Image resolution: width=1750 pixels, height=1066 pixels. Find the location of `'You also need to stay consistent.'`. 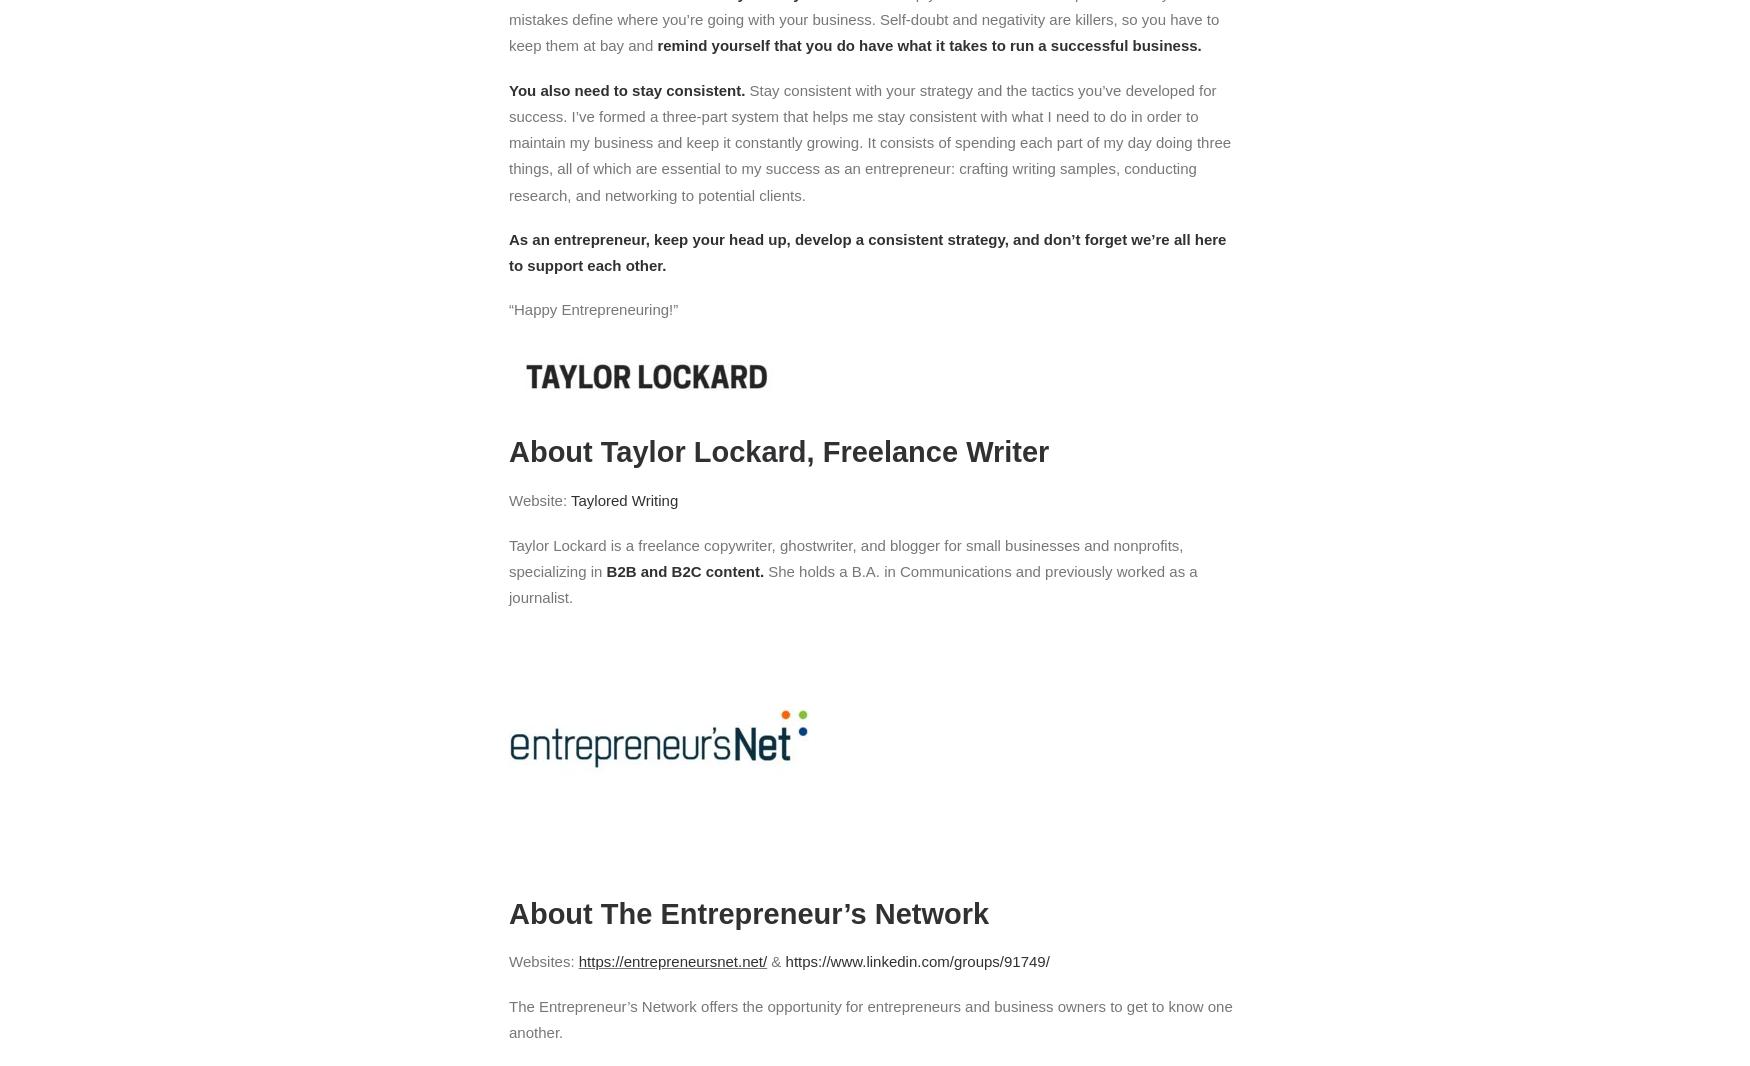

'You also need to stay consistent.' is located at coordinates (627, 88).